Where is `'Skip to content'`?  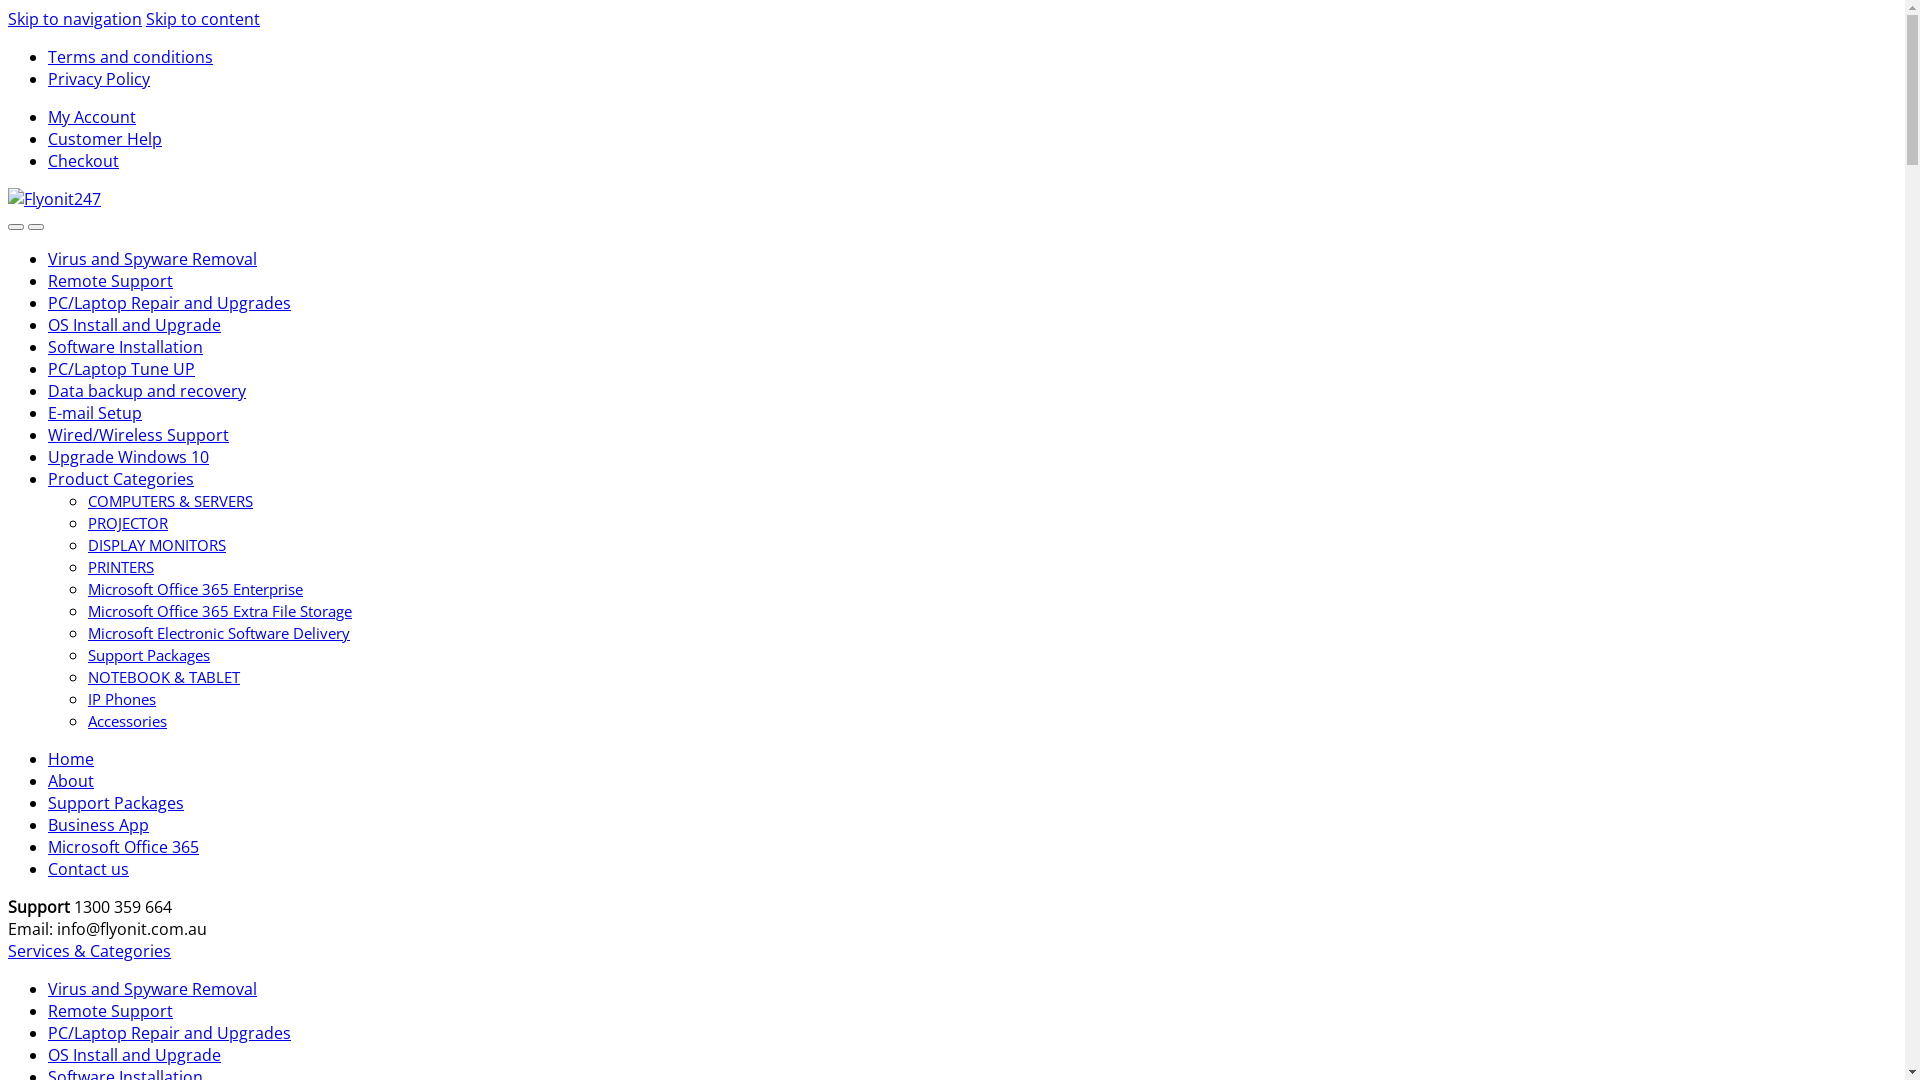 'Skip to content' is located at coordinates (202, 19).